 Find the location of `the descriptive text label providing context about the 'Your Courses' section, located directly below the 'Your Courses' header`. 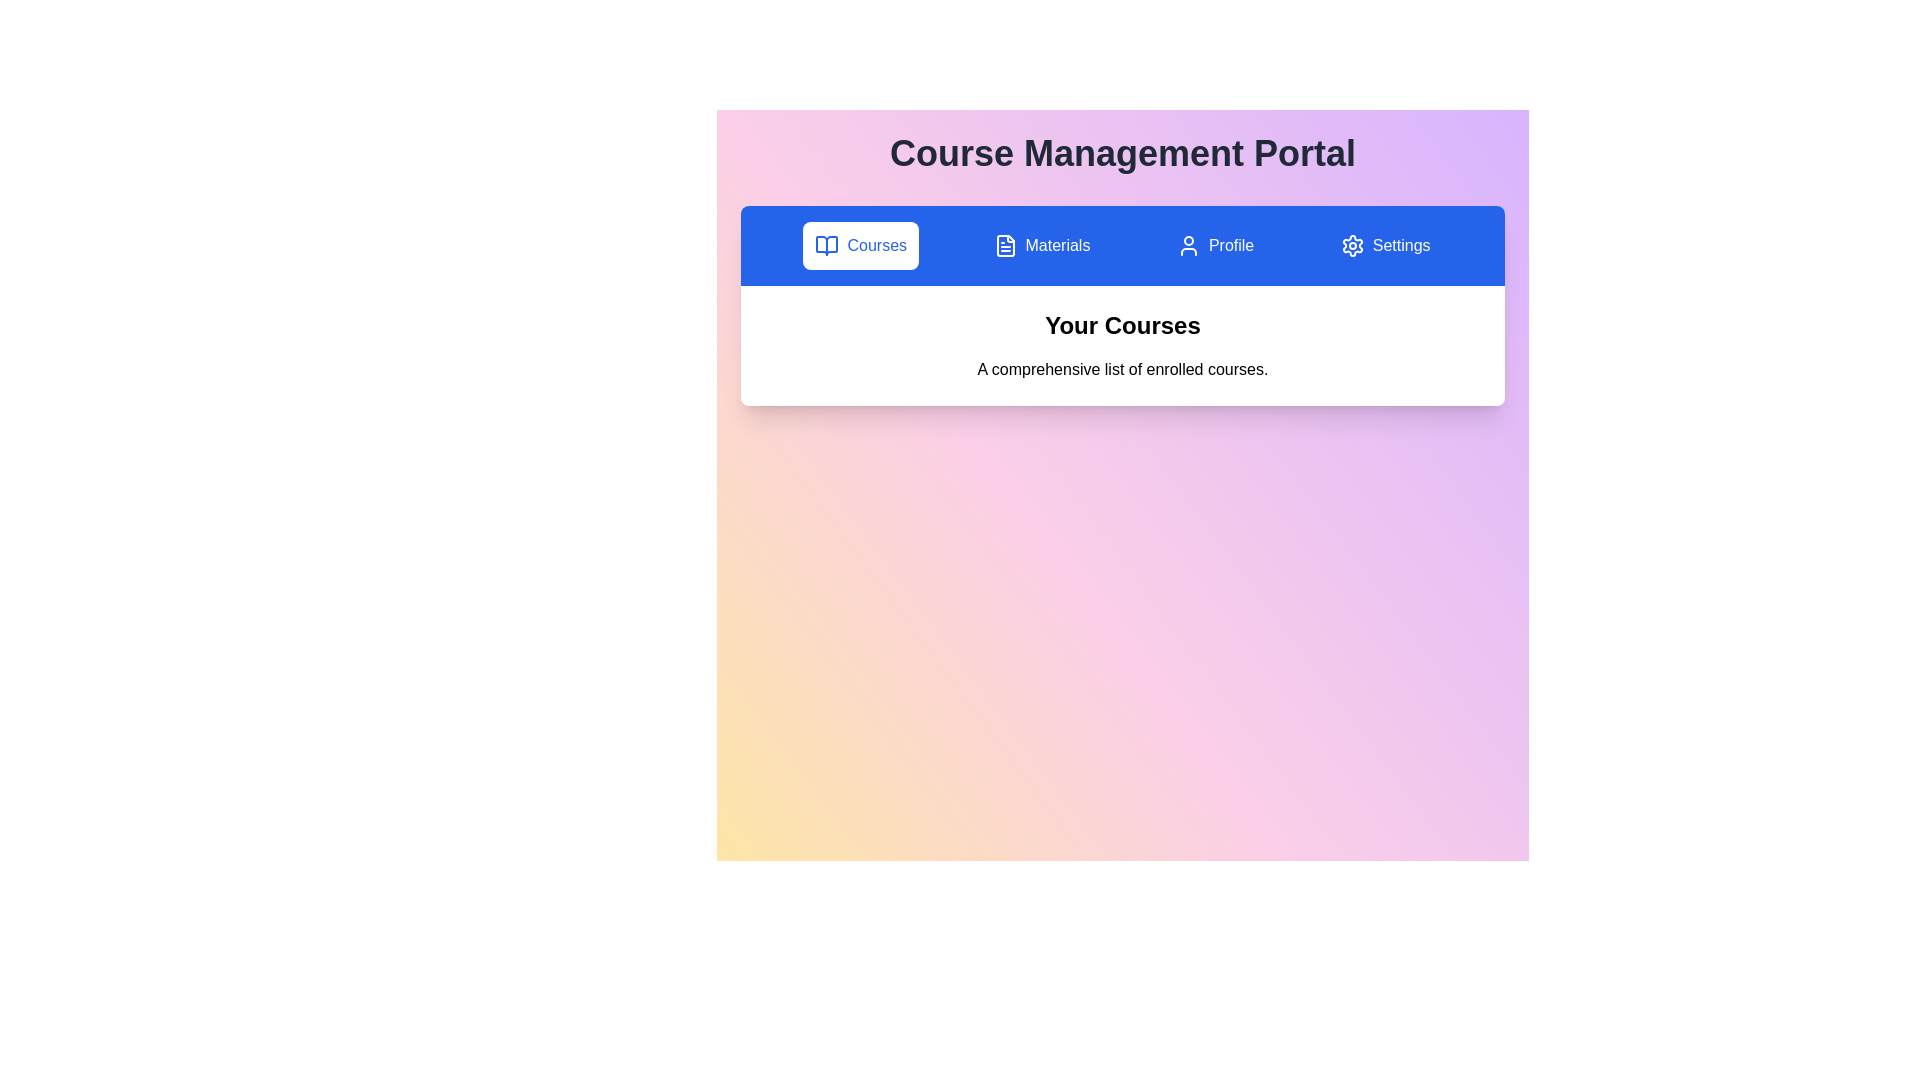

the descriptive text label providing context about the 'Your Courses' section, located directly below the 'Your Courses' header is located at coordinates (1123, 370).